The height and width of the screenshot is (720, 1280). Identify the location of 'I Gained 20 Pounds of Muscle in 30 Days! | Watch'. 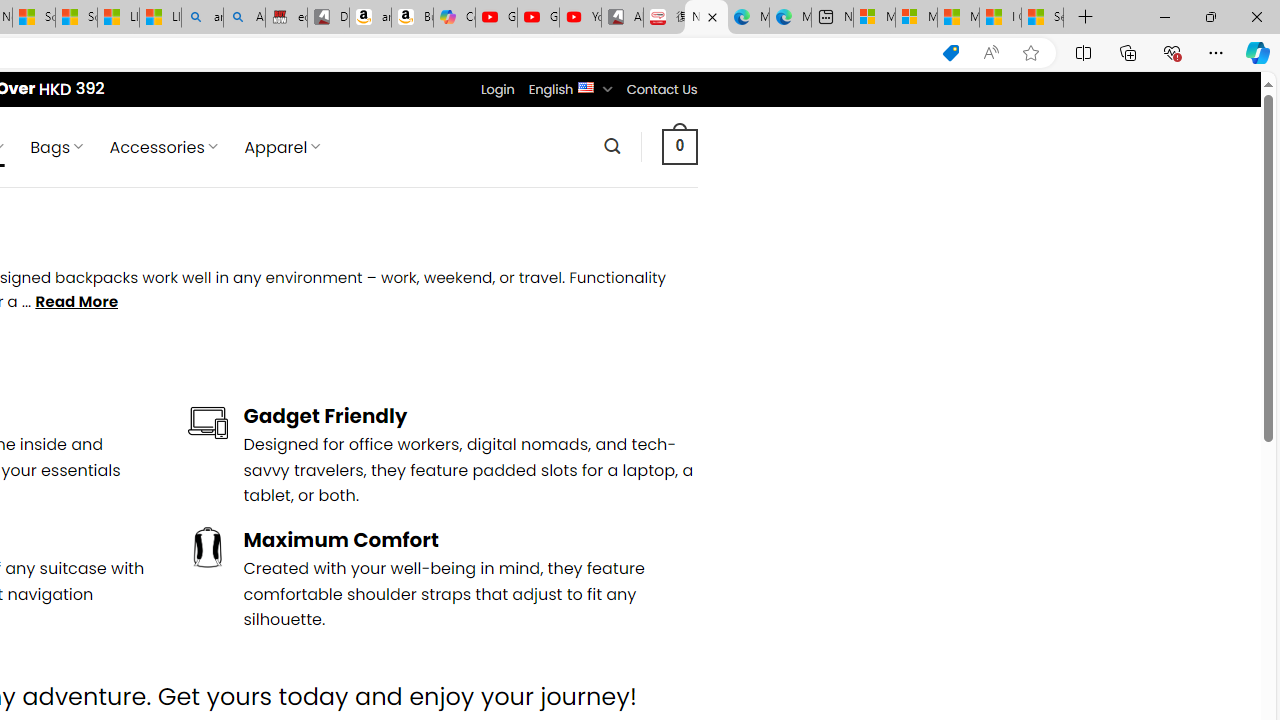
(1000, 17).